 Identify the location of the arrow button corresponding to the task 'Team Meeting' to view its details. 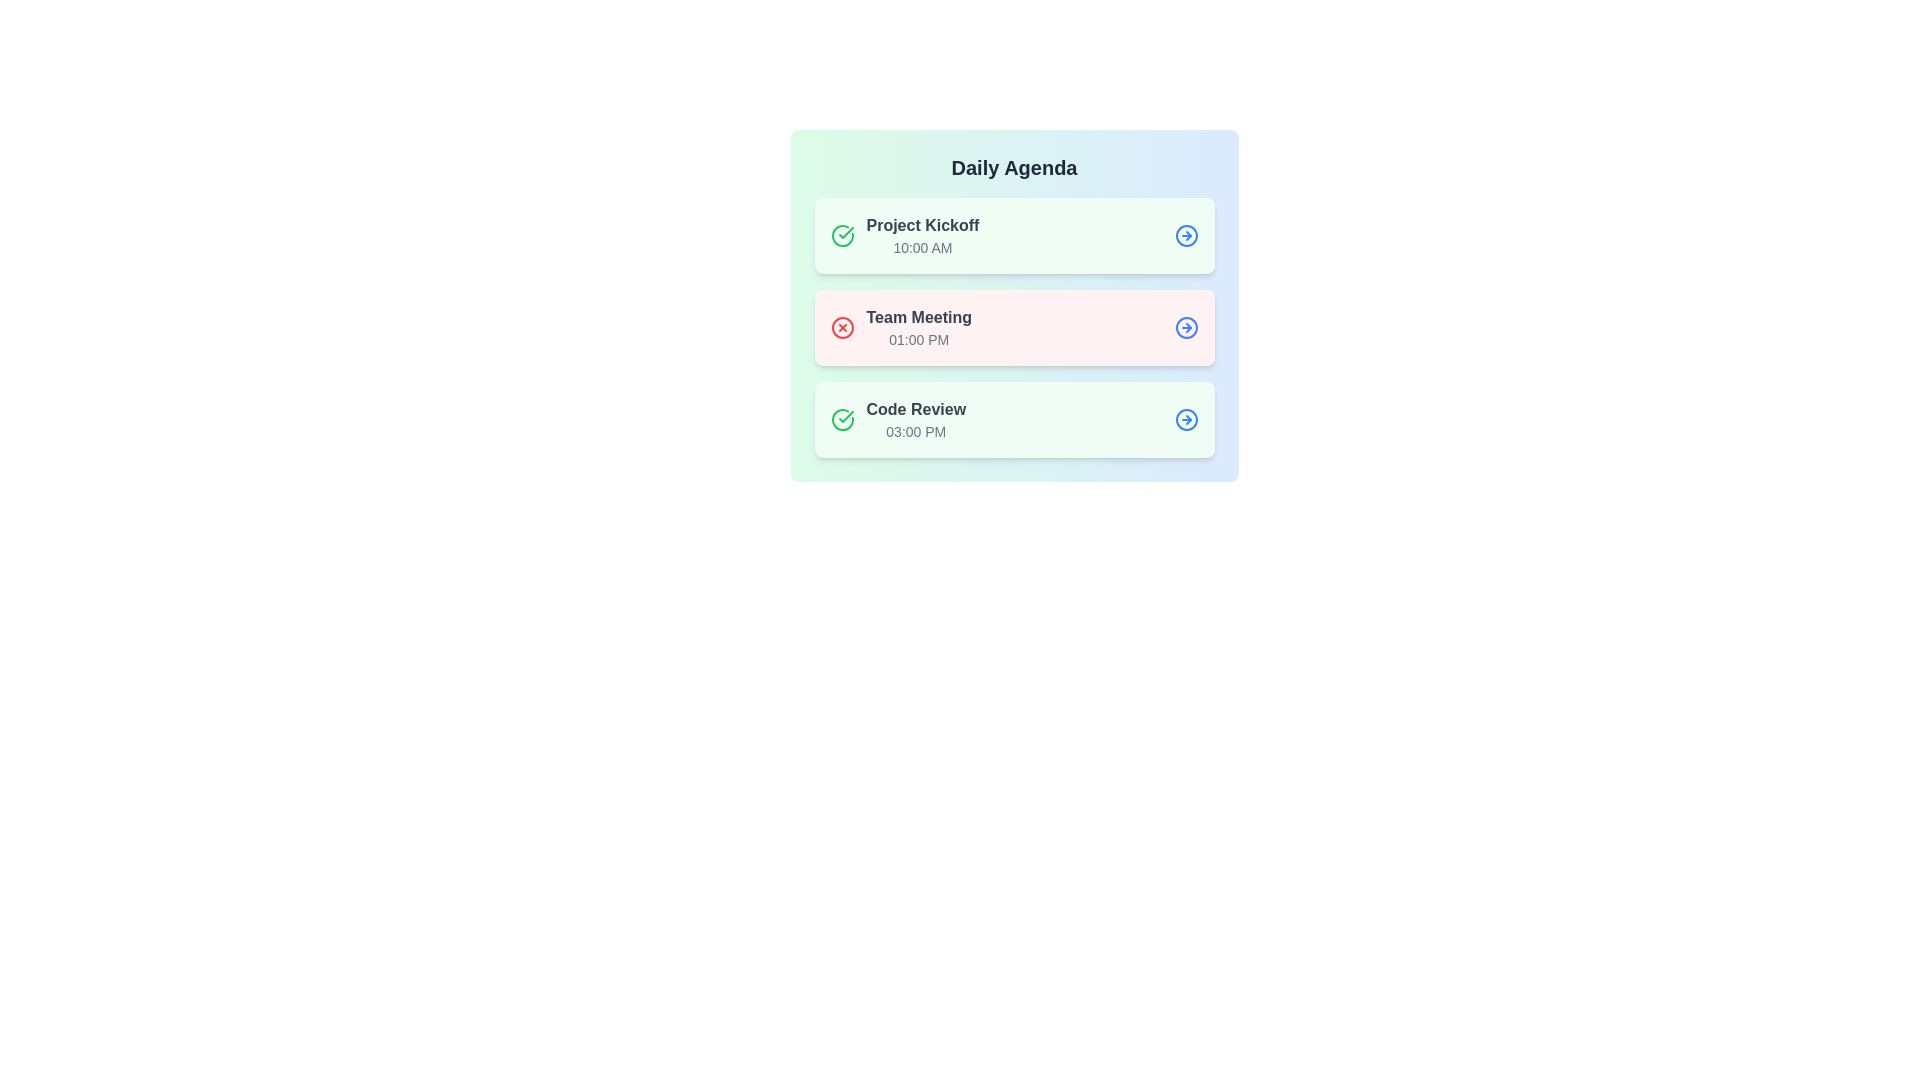
(1186, 326).